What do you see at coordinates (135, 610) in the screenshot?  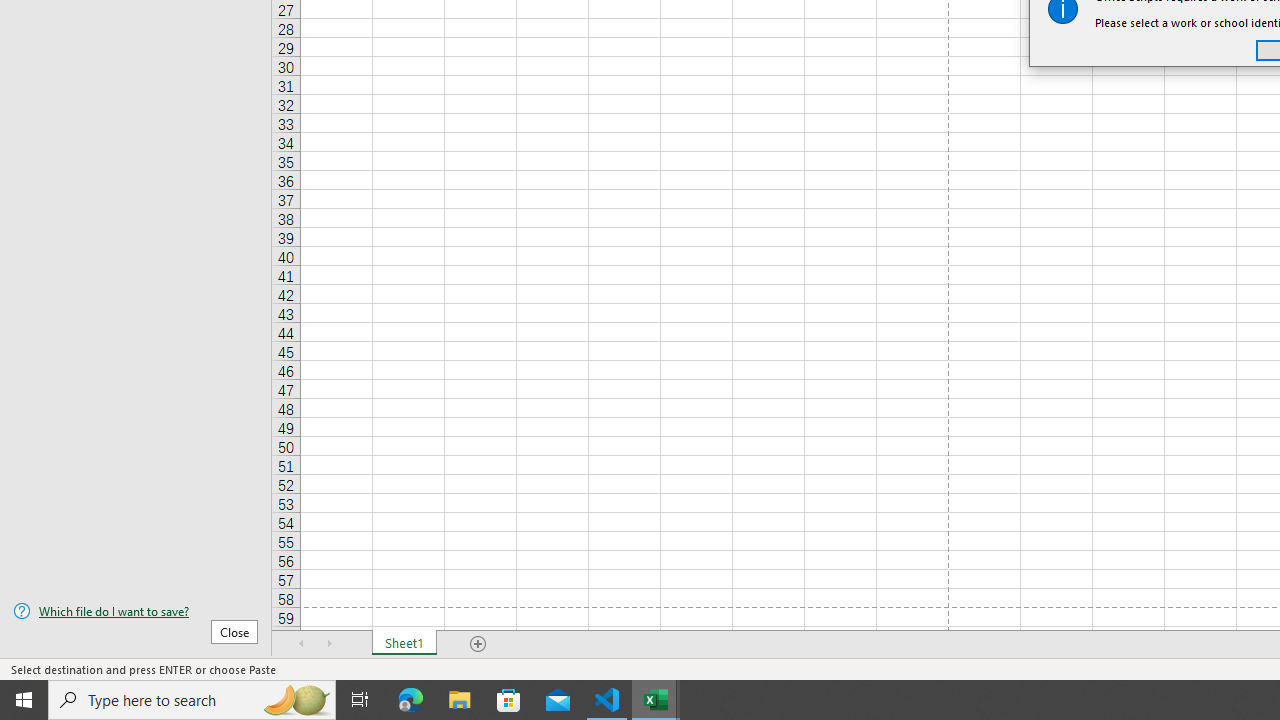 I see `'Which file do I want to save?'` at bounding box center [135, 610].